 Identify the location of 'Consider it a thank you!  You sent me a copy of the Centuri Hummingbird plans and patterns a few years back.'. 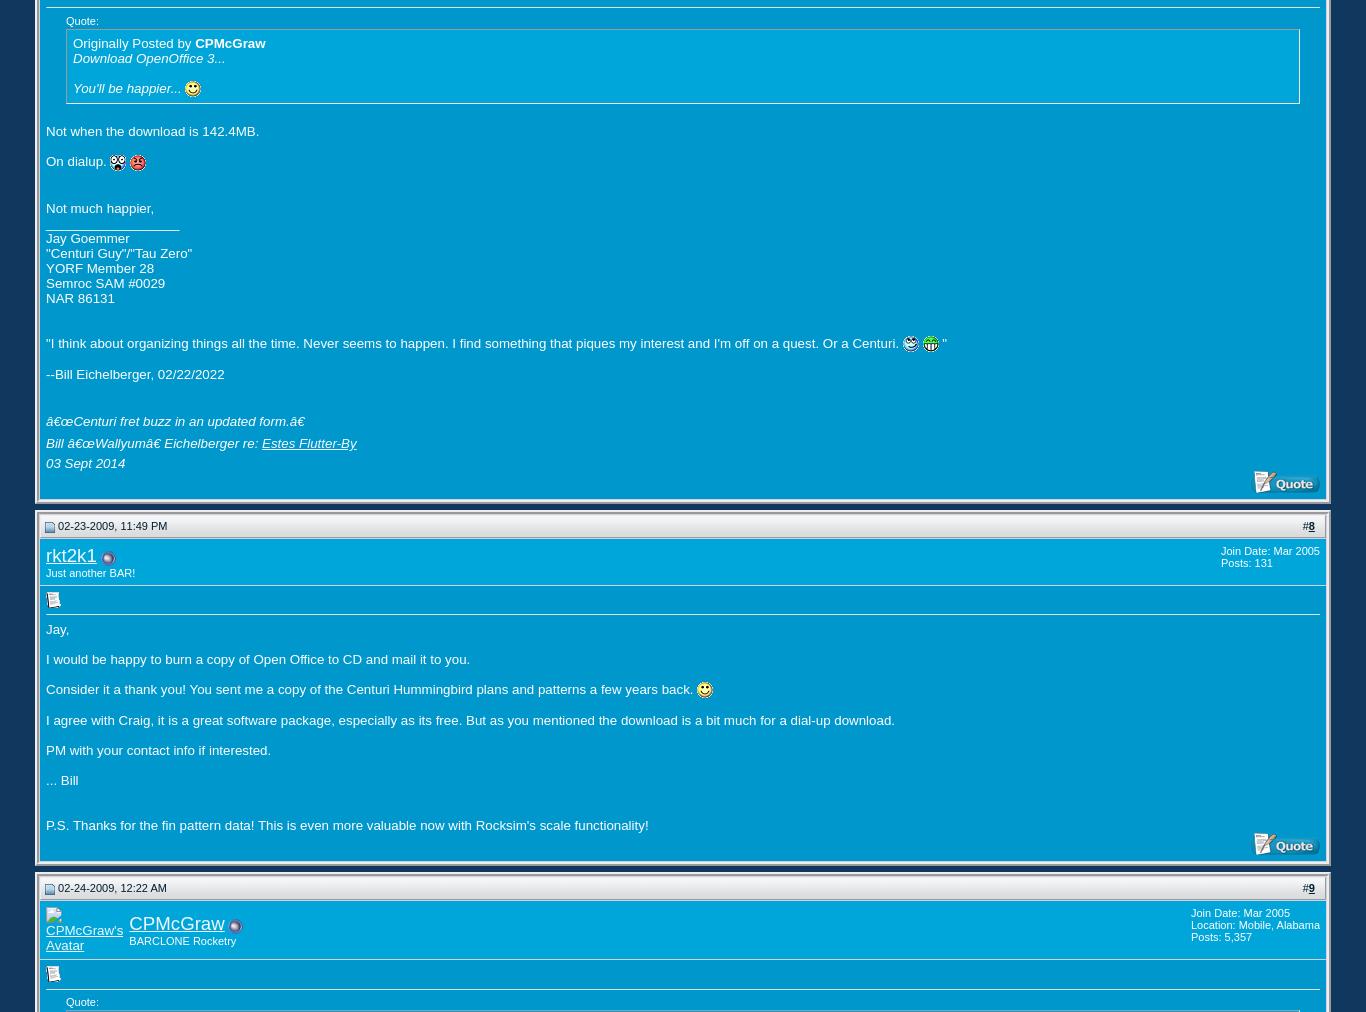
(370, 688).